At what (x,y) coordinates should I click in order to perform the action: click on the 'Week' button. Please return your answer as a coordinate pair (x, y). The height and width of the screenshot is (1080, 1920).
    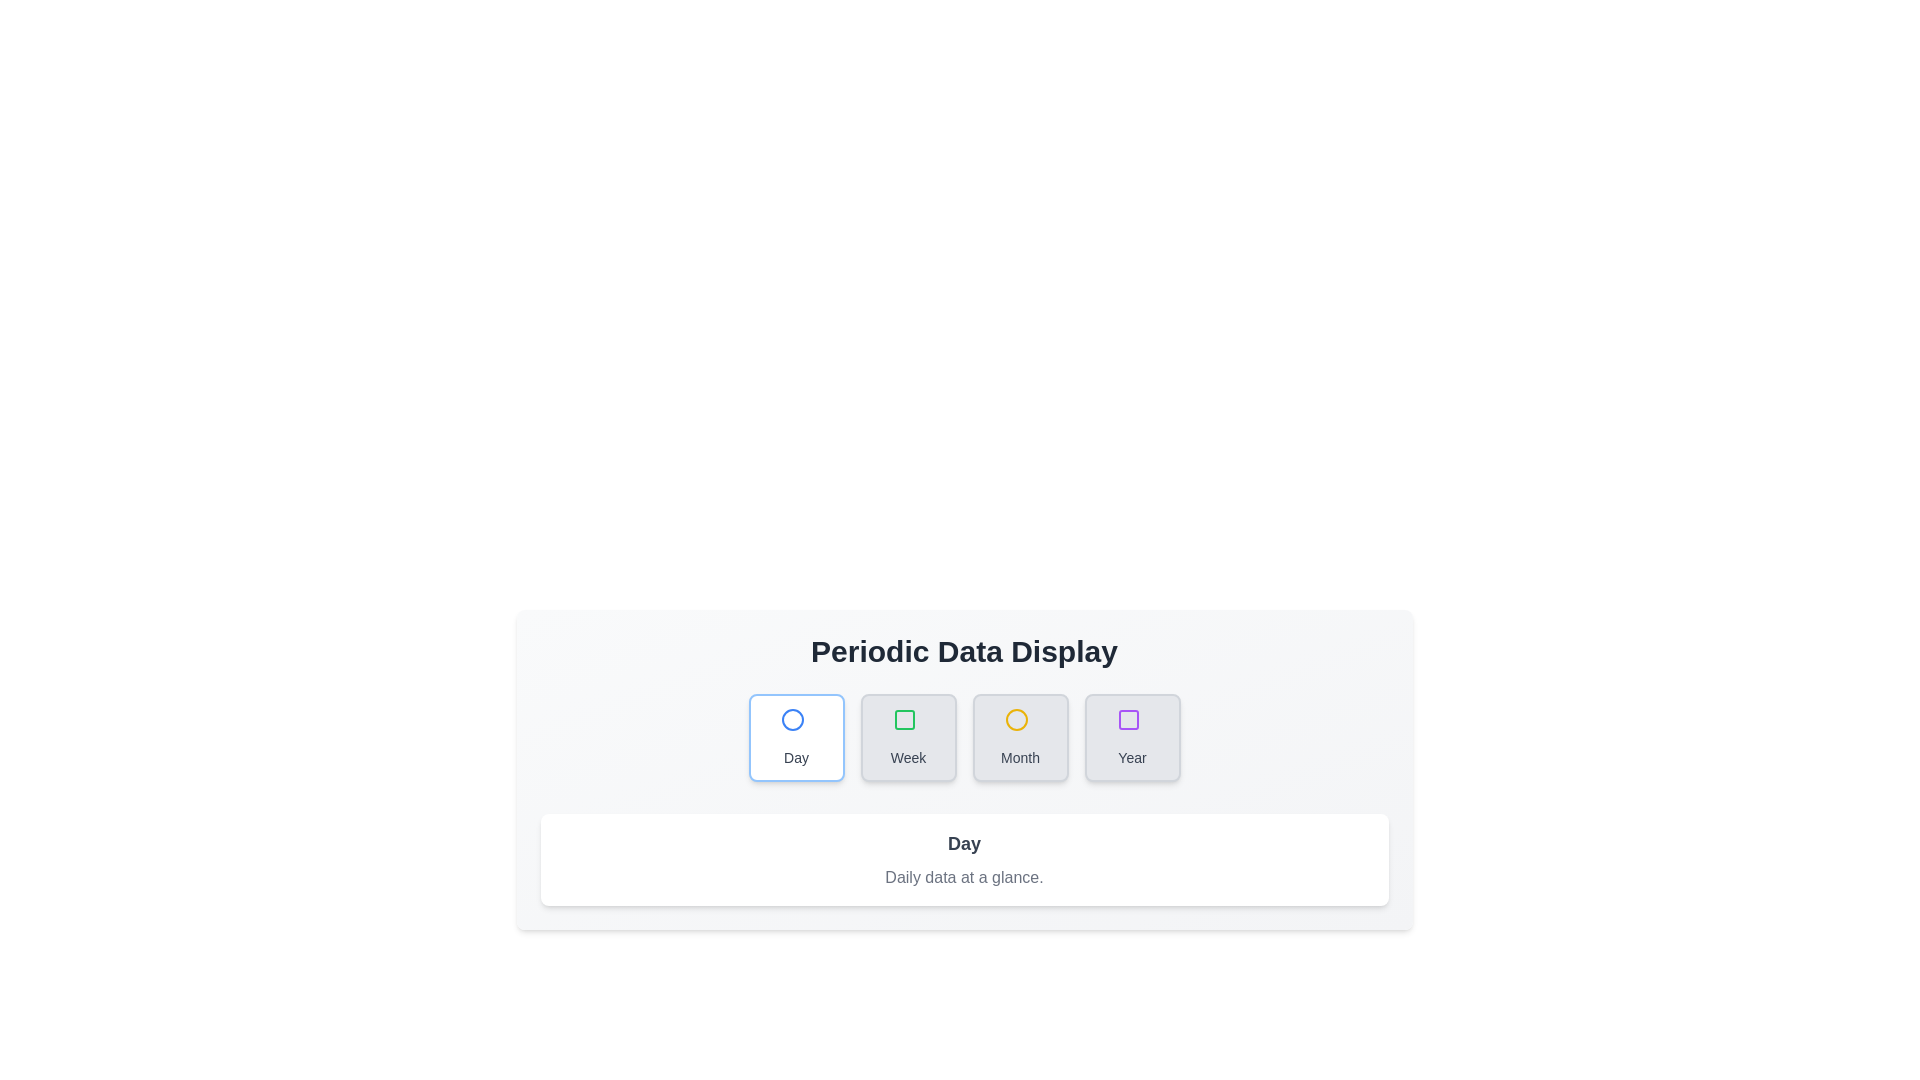
    Looking at the image, I should click on (907, 737).